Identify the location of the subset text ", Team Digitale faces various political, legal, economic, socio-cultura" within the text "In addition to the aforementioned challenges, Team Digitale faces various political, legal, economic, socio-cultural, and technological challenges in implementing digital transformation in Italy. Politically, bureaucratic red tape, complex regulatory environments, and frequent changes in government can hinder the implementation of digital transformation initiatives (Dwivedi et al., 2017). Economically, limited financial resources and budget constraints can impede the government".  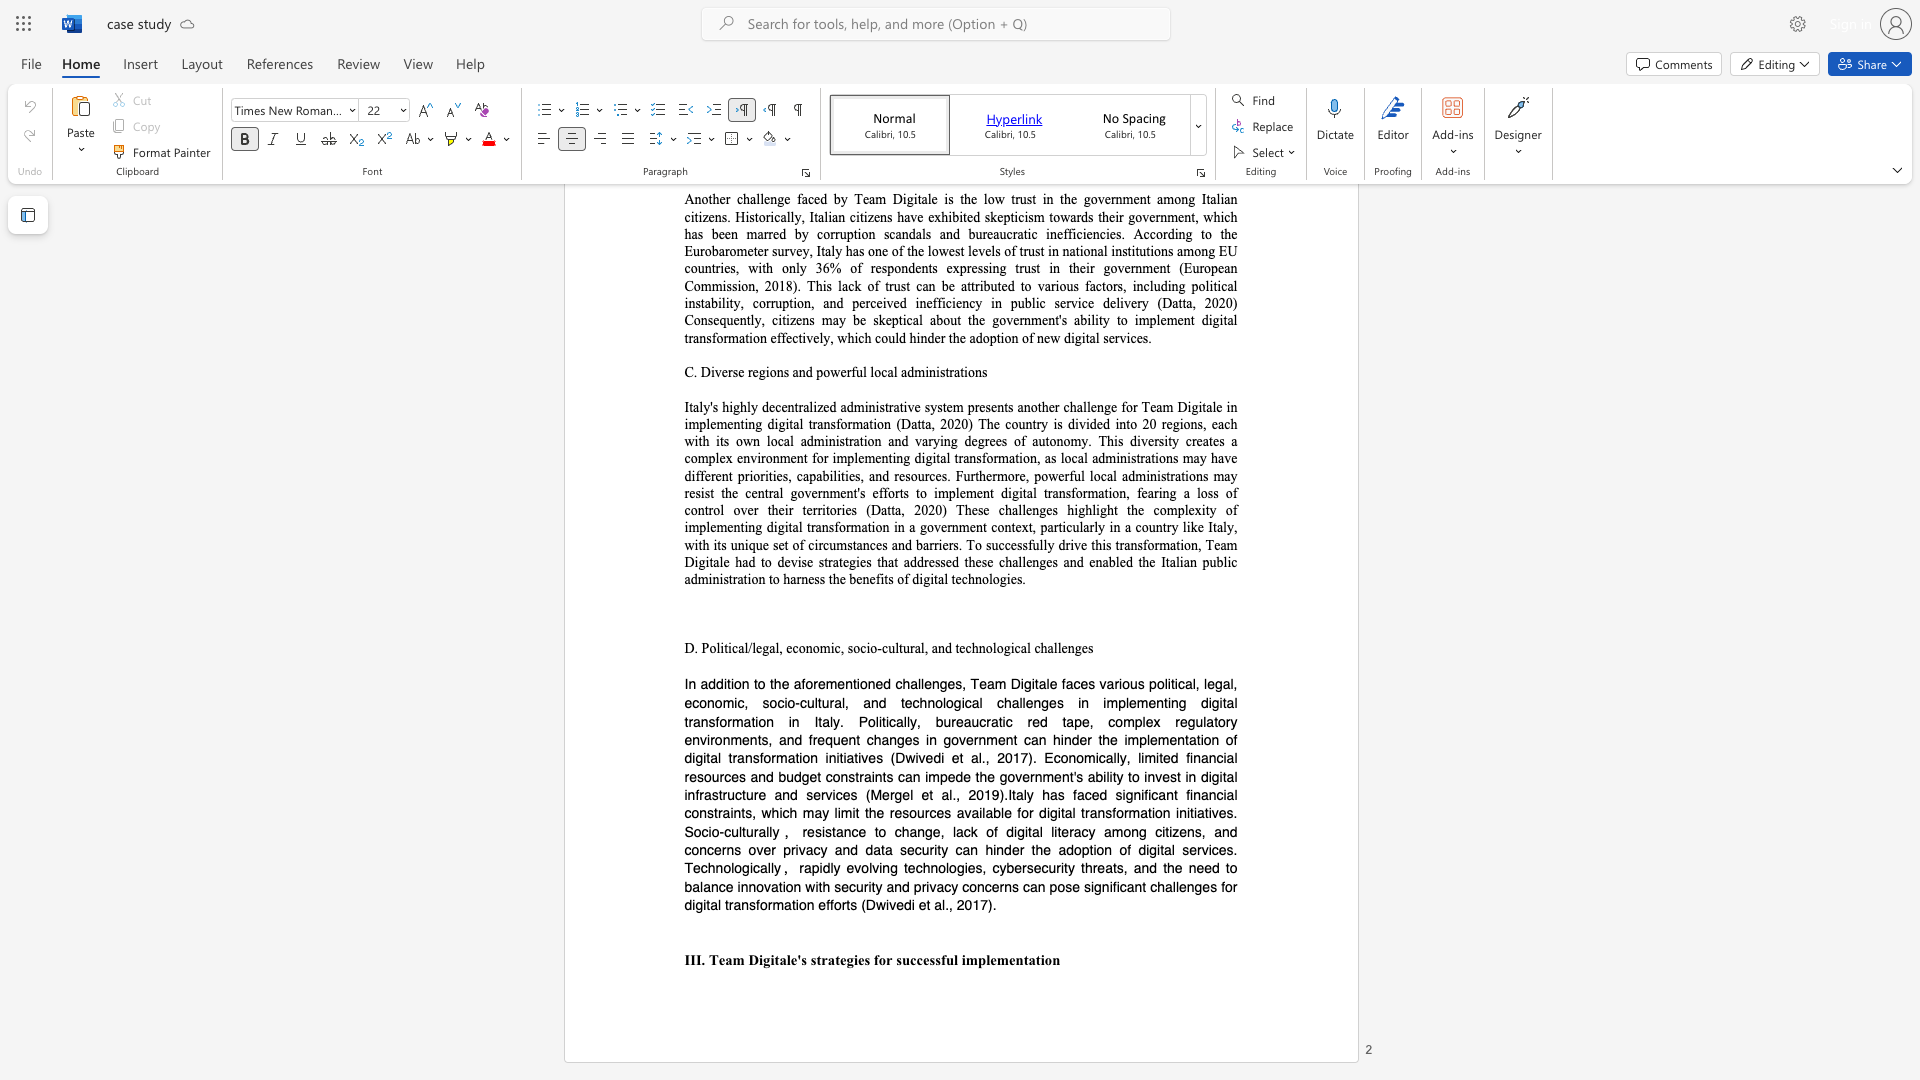
(962, 682).